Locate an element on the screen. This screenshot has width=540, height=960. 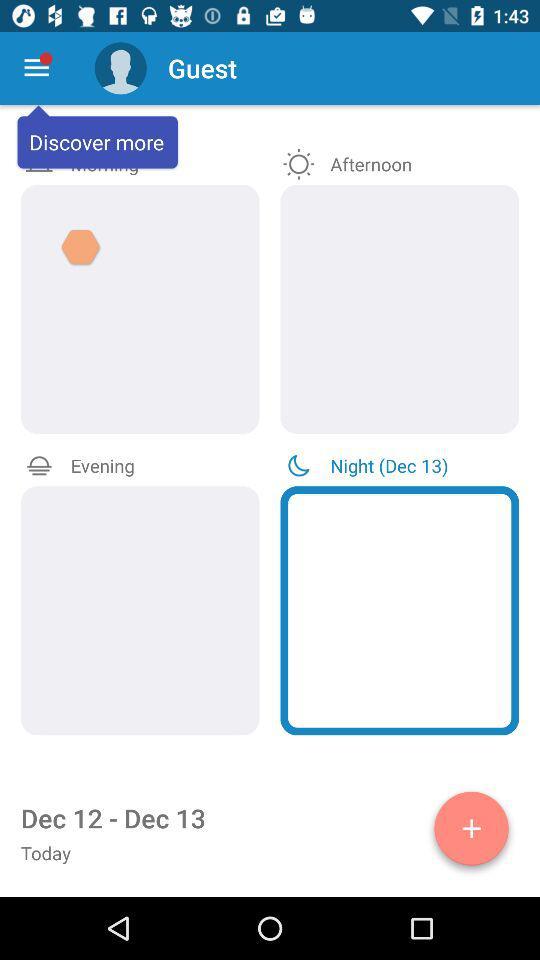
the add icon is located at coordinates (471, 832).